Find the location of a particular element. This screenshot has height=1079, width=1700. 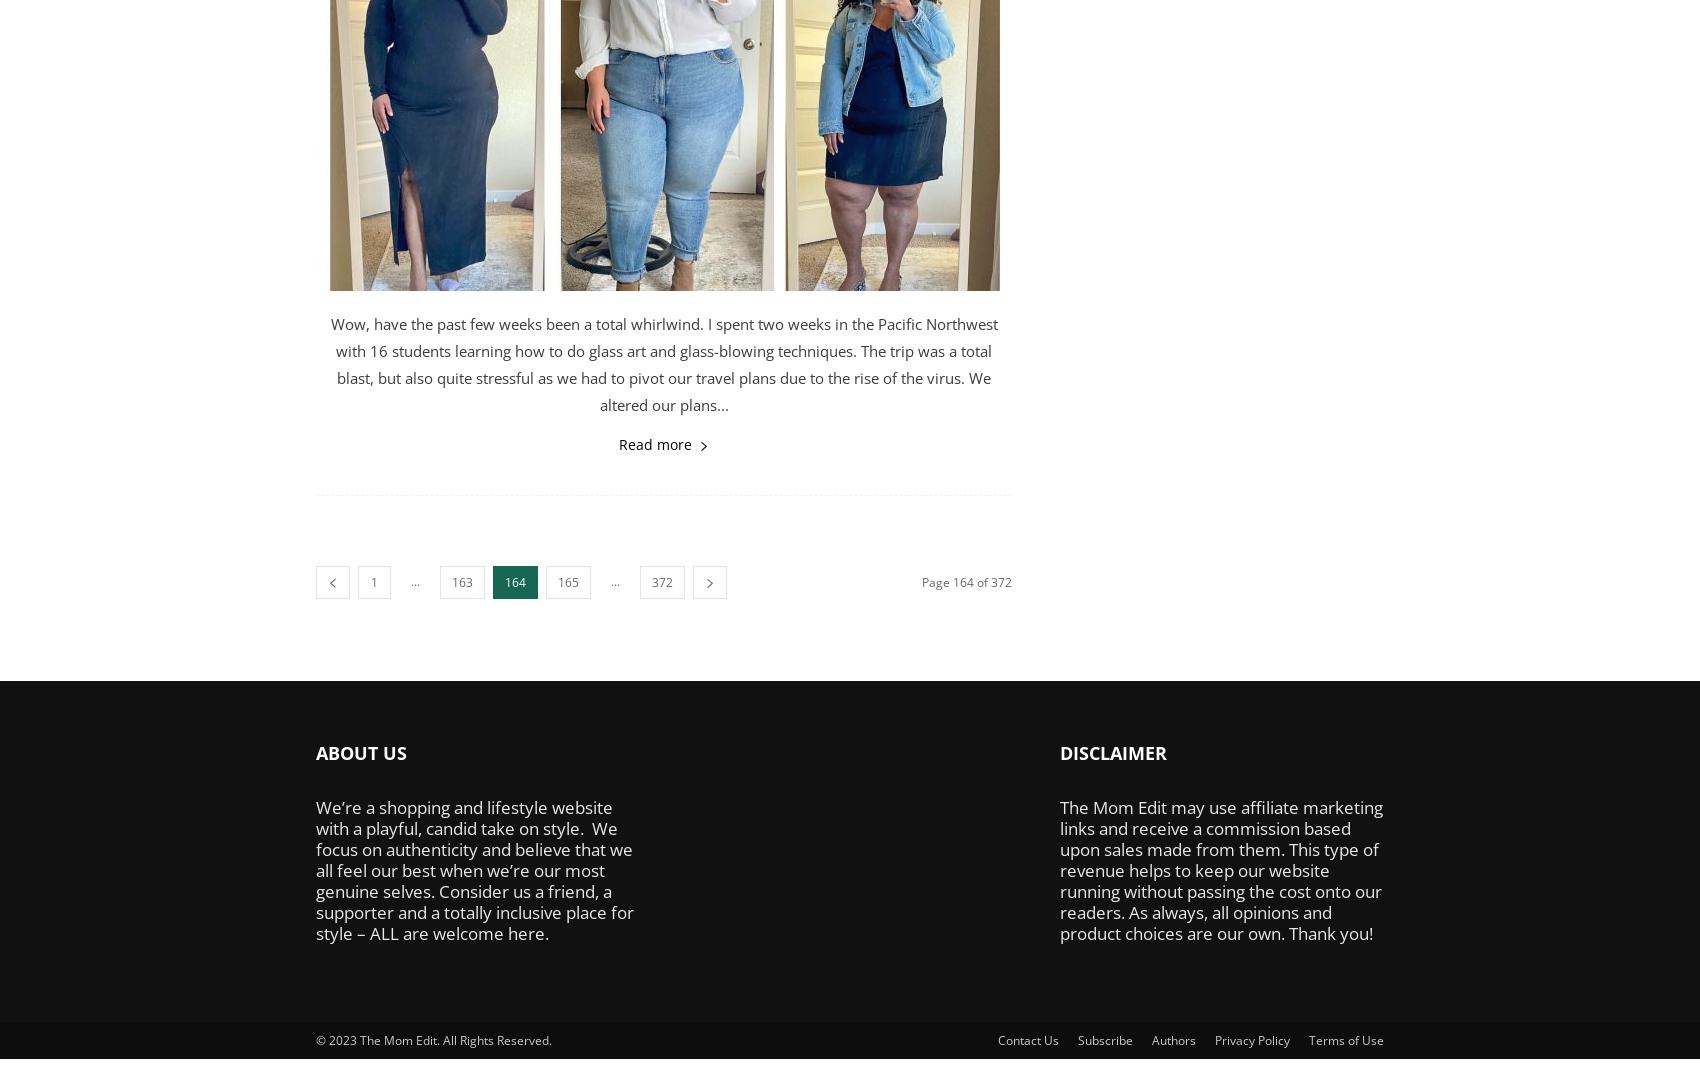

'1' is located at coordinates (373, 582).